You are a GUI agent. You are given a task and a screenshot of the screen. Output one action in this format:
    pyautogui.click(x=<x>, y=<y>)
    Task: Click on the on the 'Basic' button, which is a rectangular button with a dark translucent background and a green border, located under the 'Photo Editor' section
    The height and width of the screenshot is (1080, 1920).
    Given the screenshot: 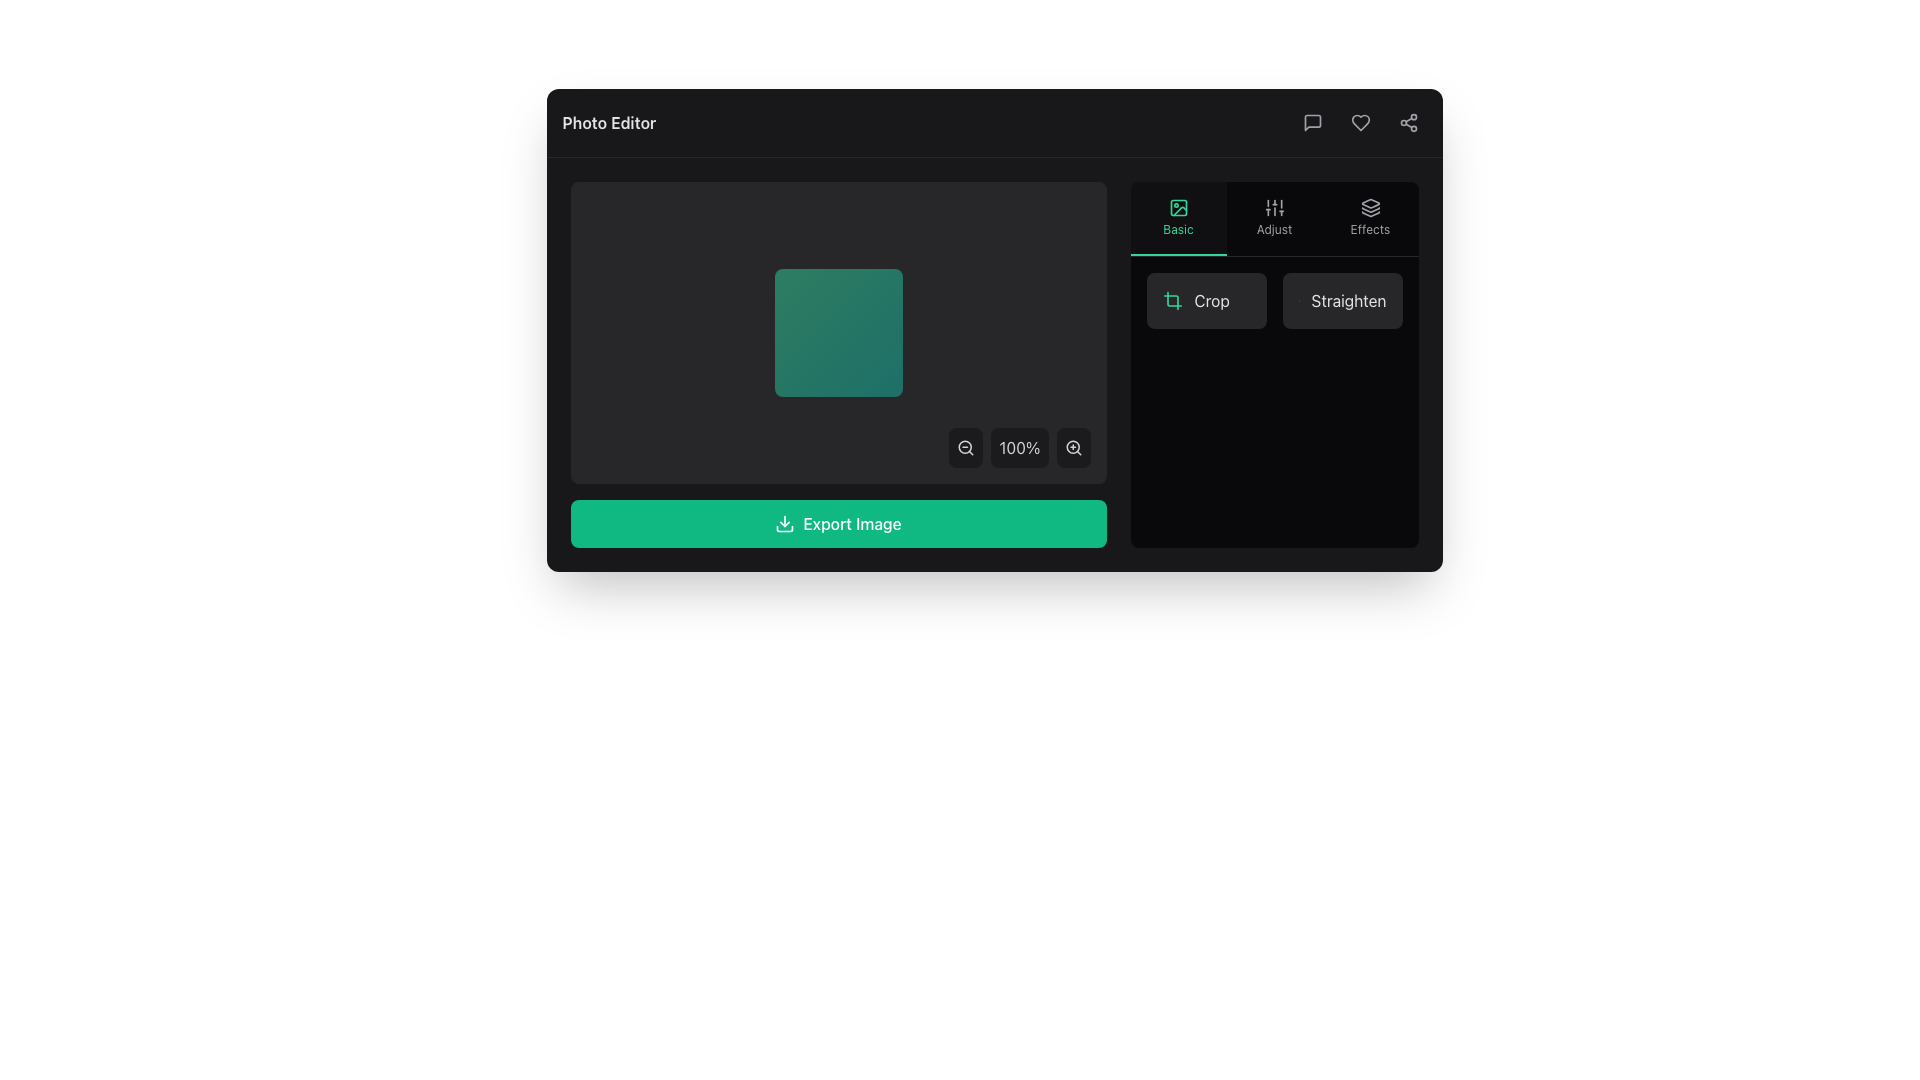 What is the action you would take?
    pyautogui.click(x=1178, y=219)
    